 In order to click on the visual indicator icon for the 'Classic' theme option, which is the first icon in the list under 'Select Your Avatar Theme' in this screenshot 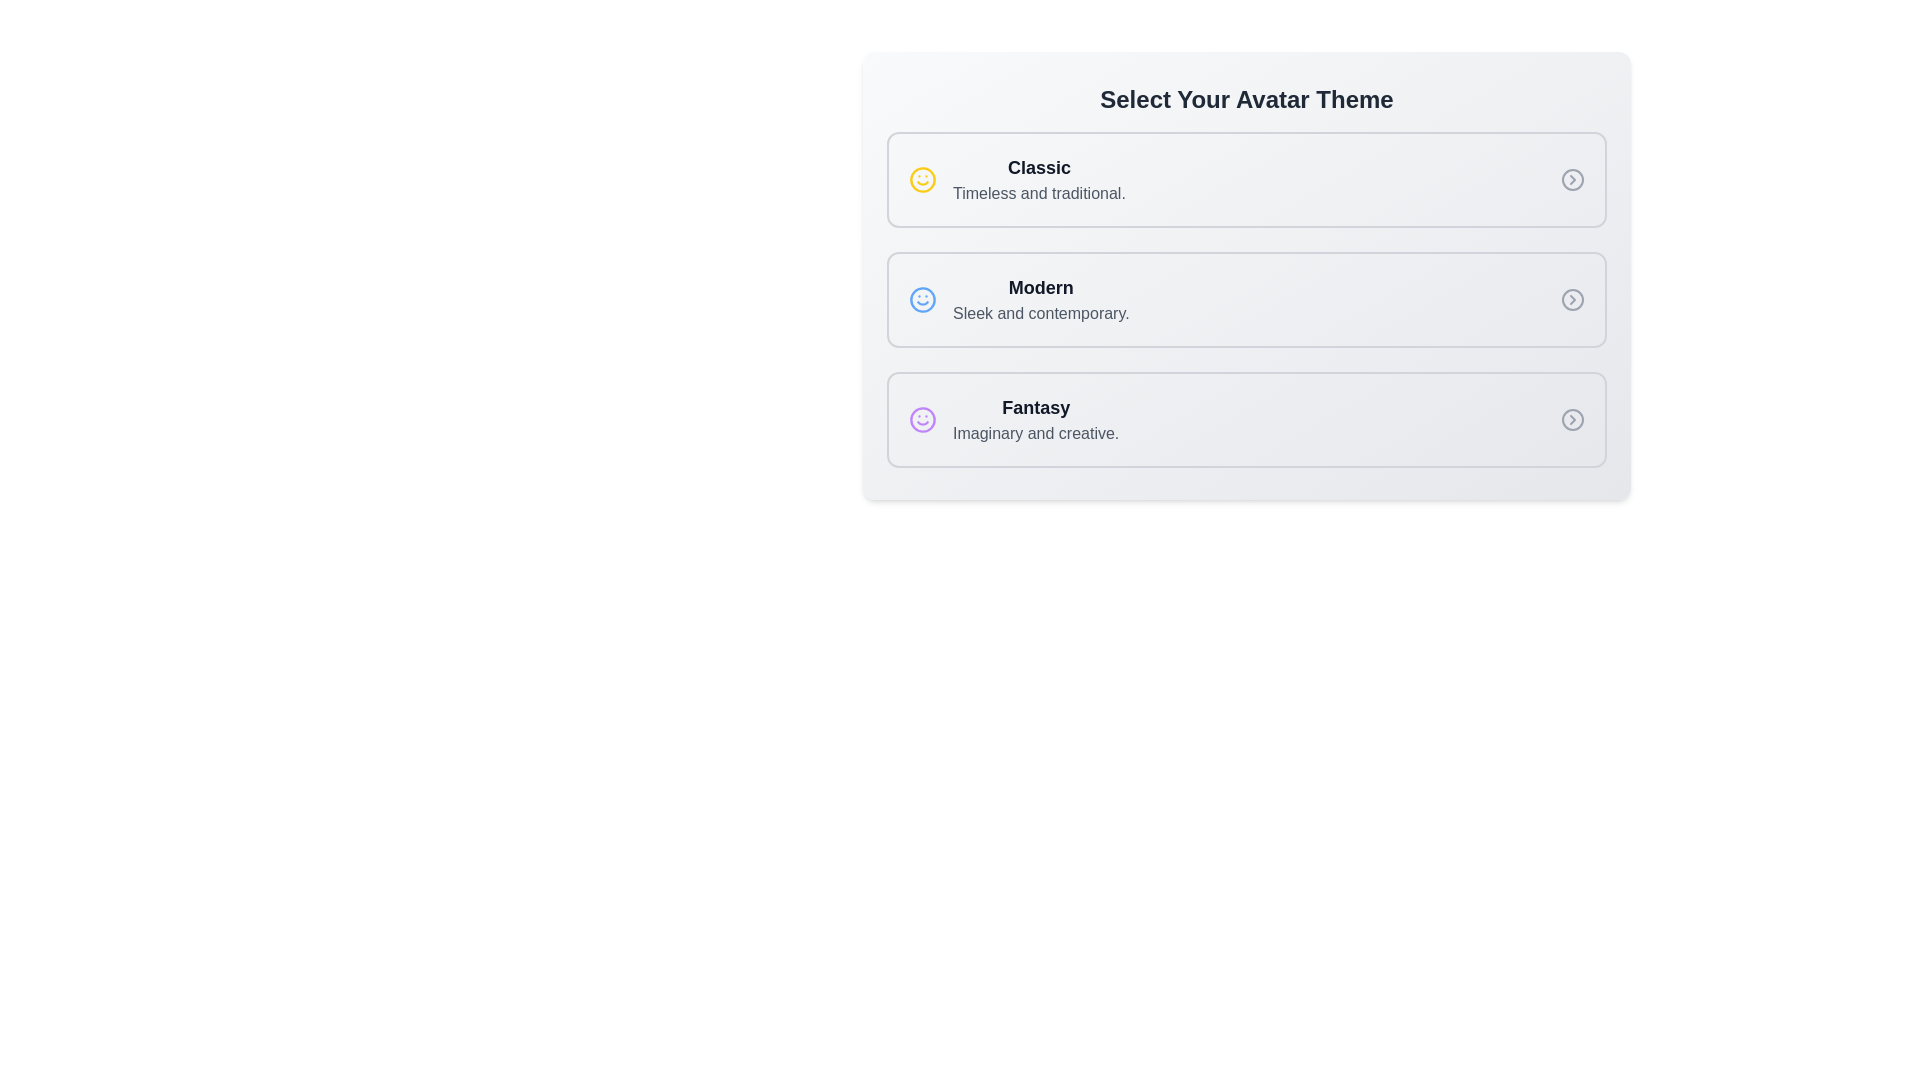, I will do `click(921, 180)`.